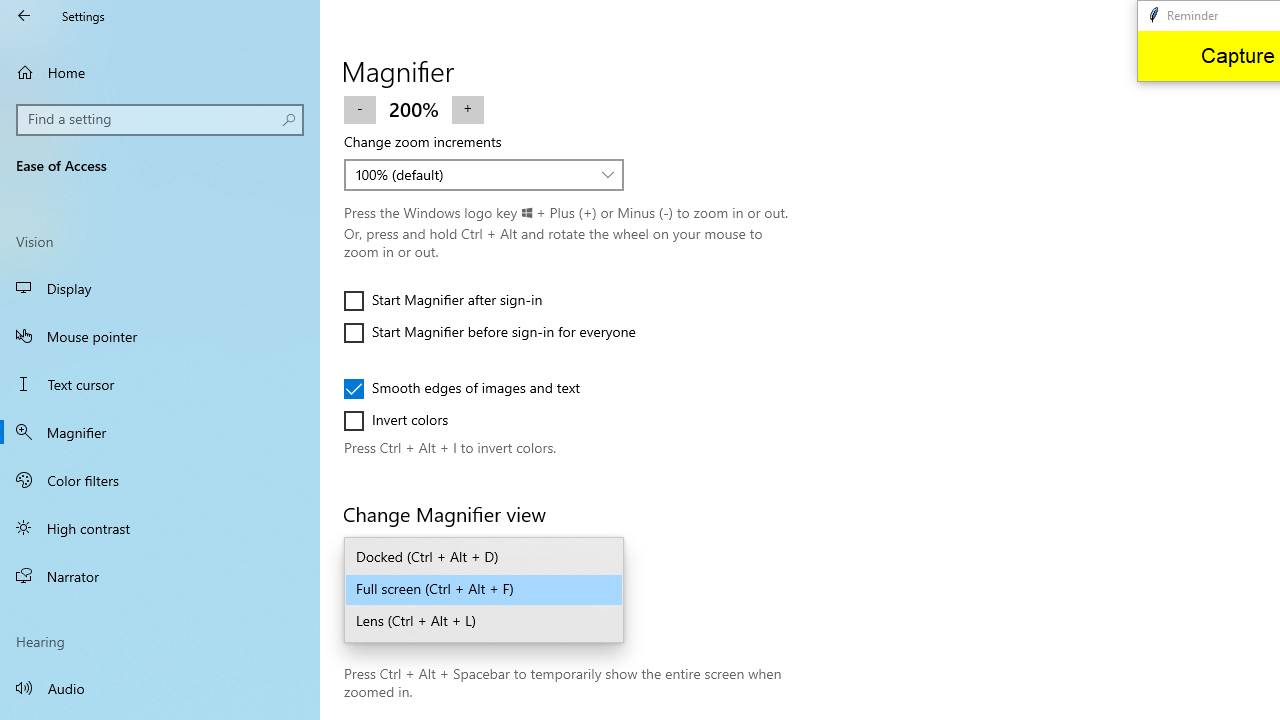  What do you see at coordinates (402, 419) in the screenshot?
I see `'Invert colors'` at bounding box center [402, 419].